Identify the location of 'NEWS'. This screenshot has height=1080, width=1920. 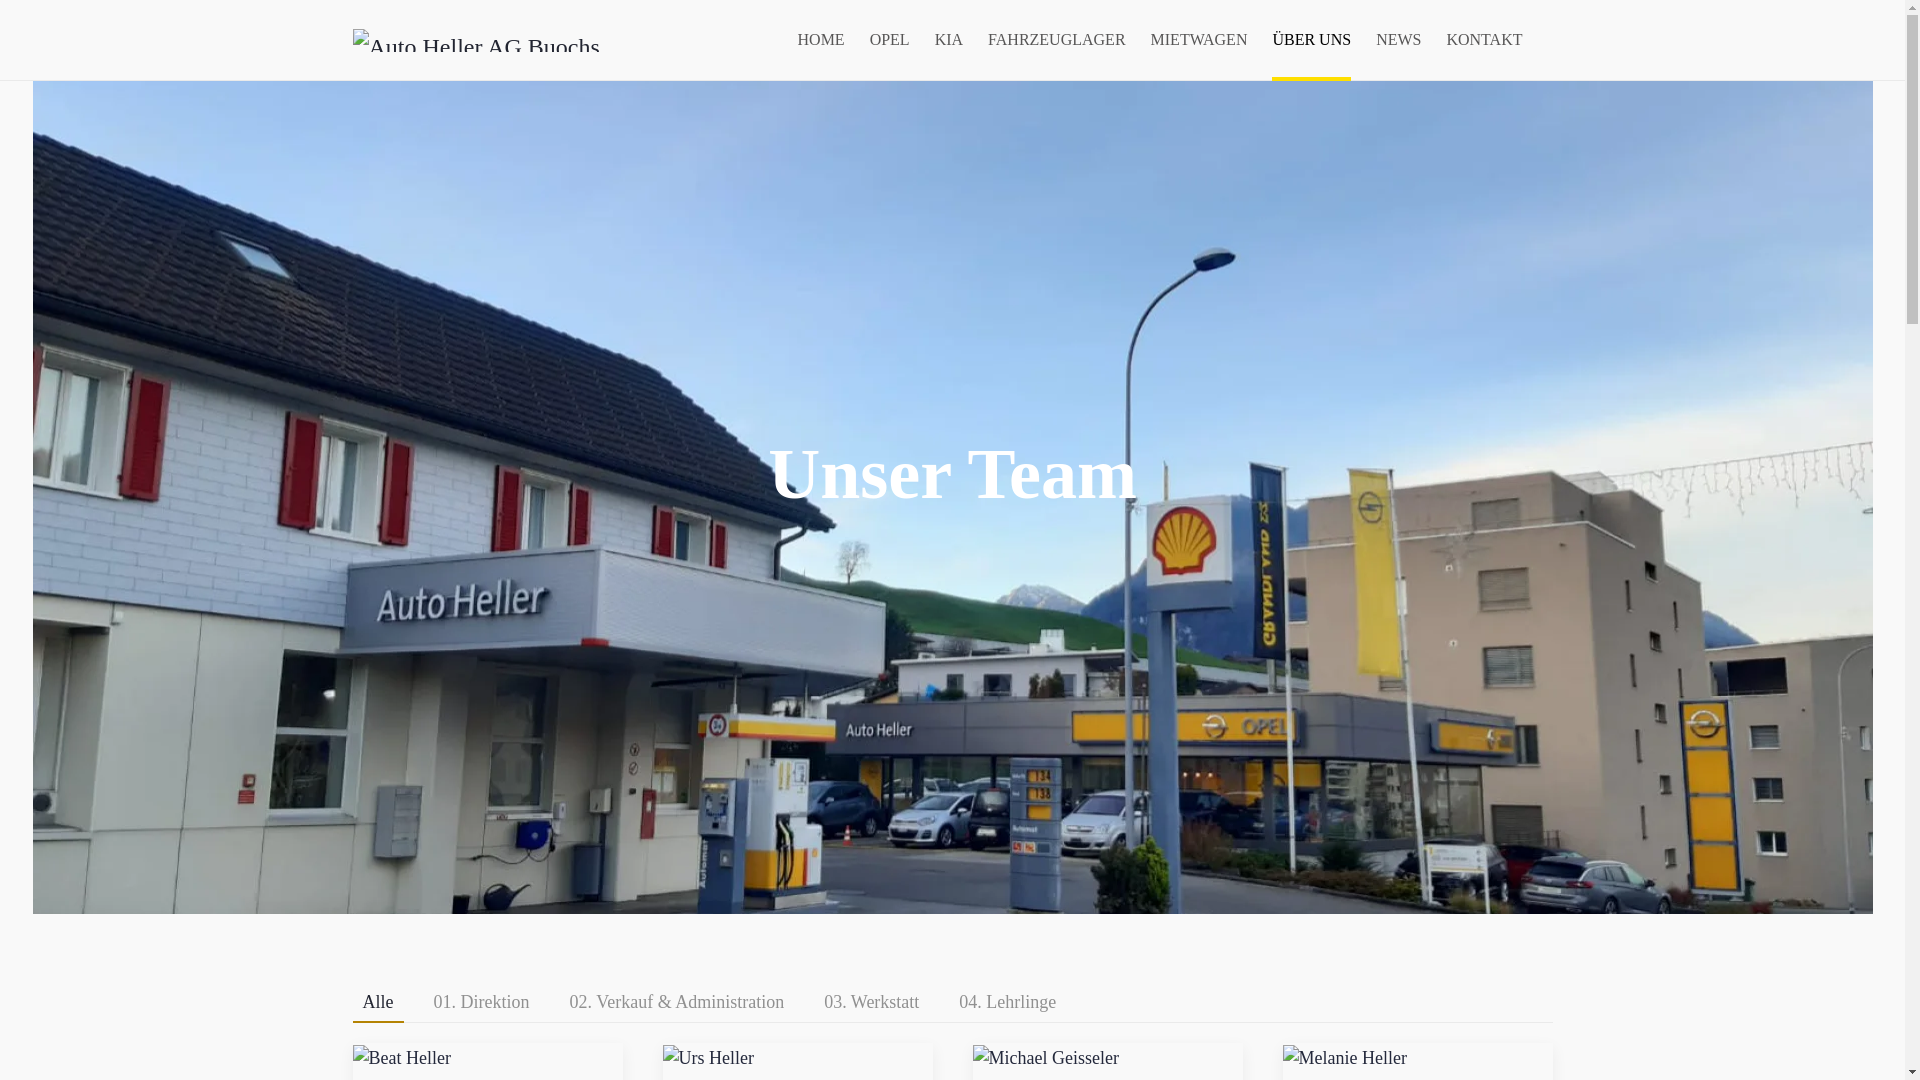
(1397, 39).